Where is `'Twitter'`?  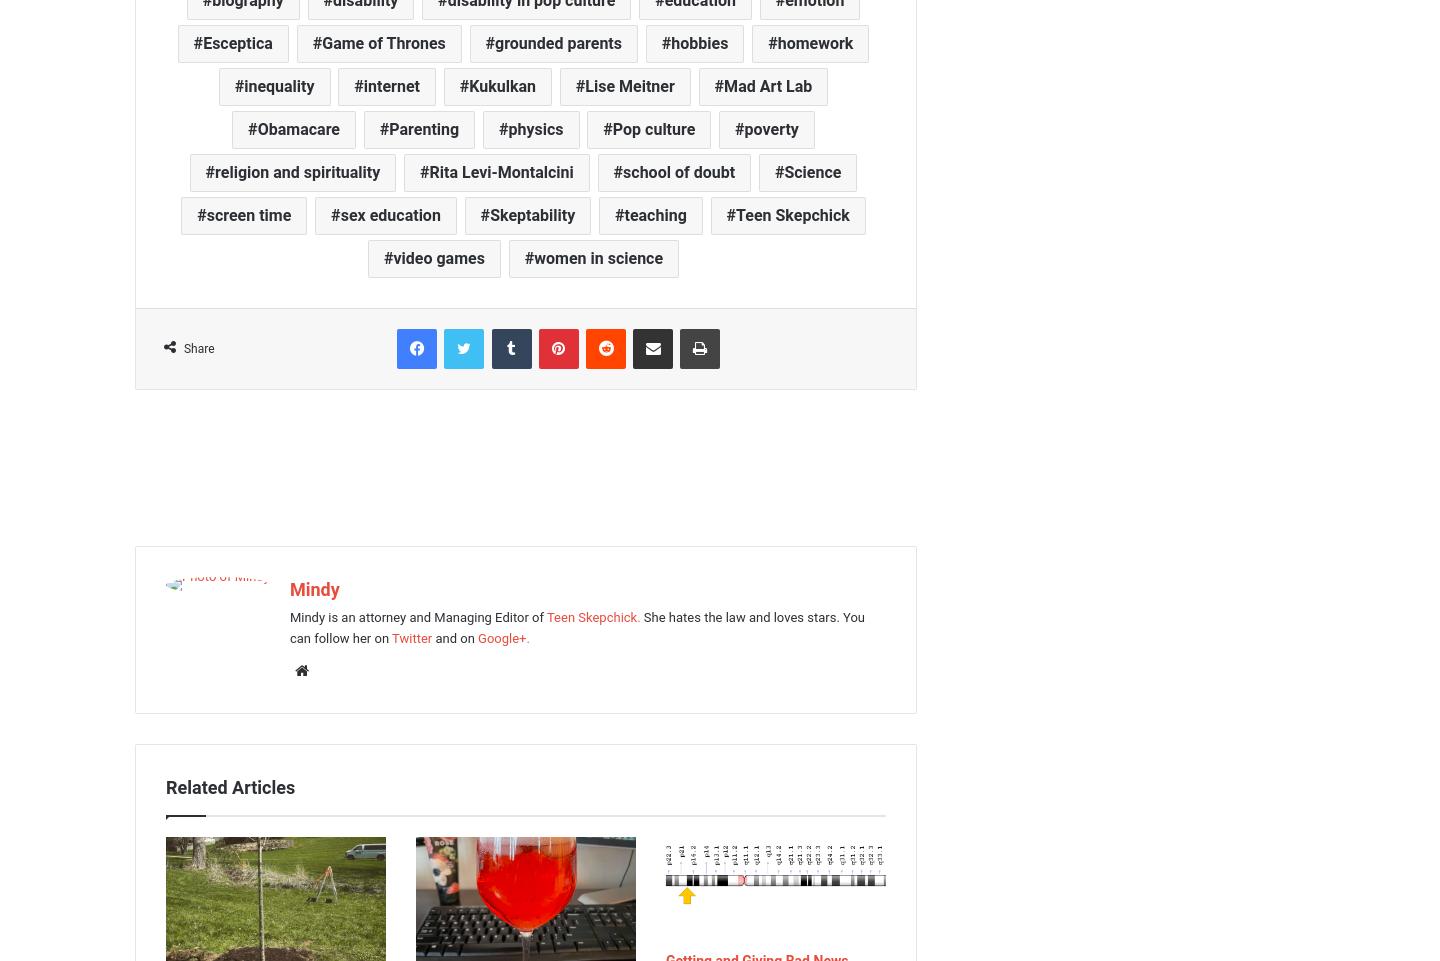
'Twitter' is located at coordinates (390, 637).